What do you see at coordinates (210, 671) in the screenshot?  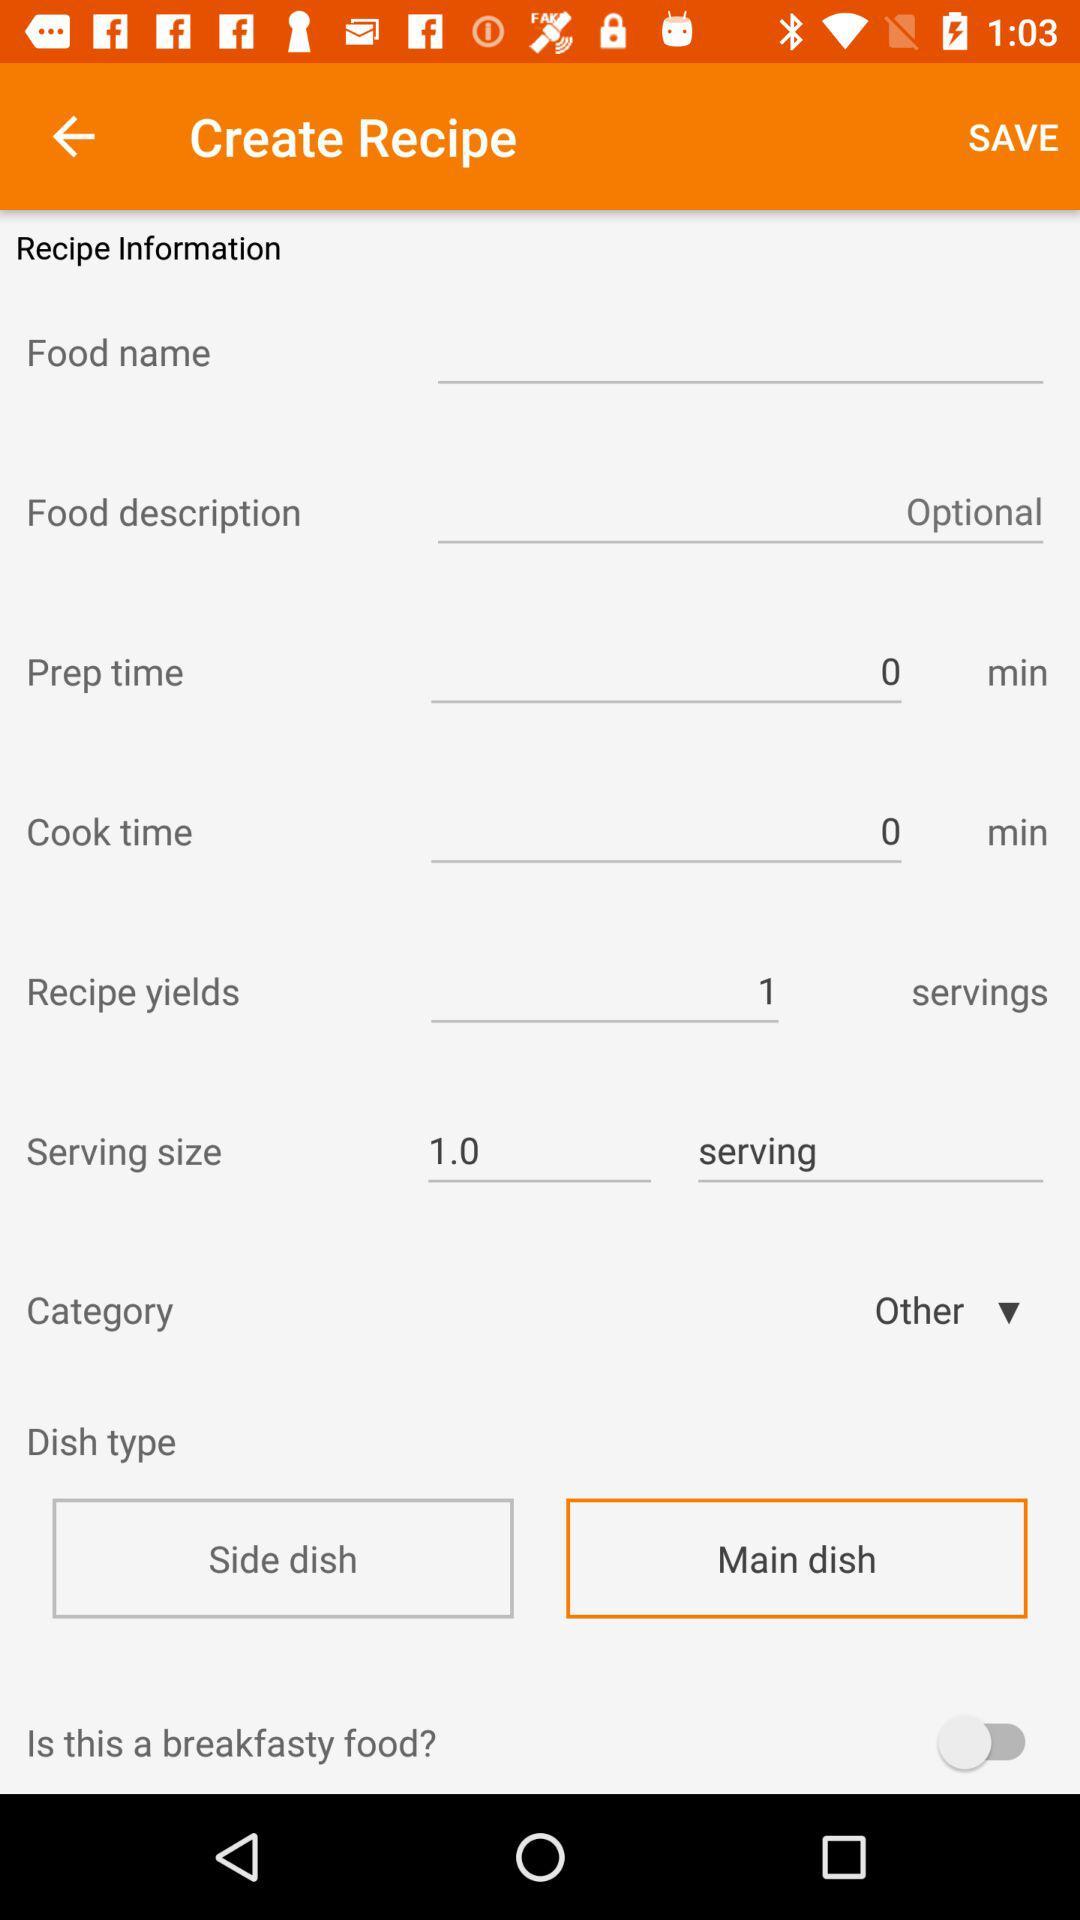 I see `the prep time item` at bounding box center [210, 671].